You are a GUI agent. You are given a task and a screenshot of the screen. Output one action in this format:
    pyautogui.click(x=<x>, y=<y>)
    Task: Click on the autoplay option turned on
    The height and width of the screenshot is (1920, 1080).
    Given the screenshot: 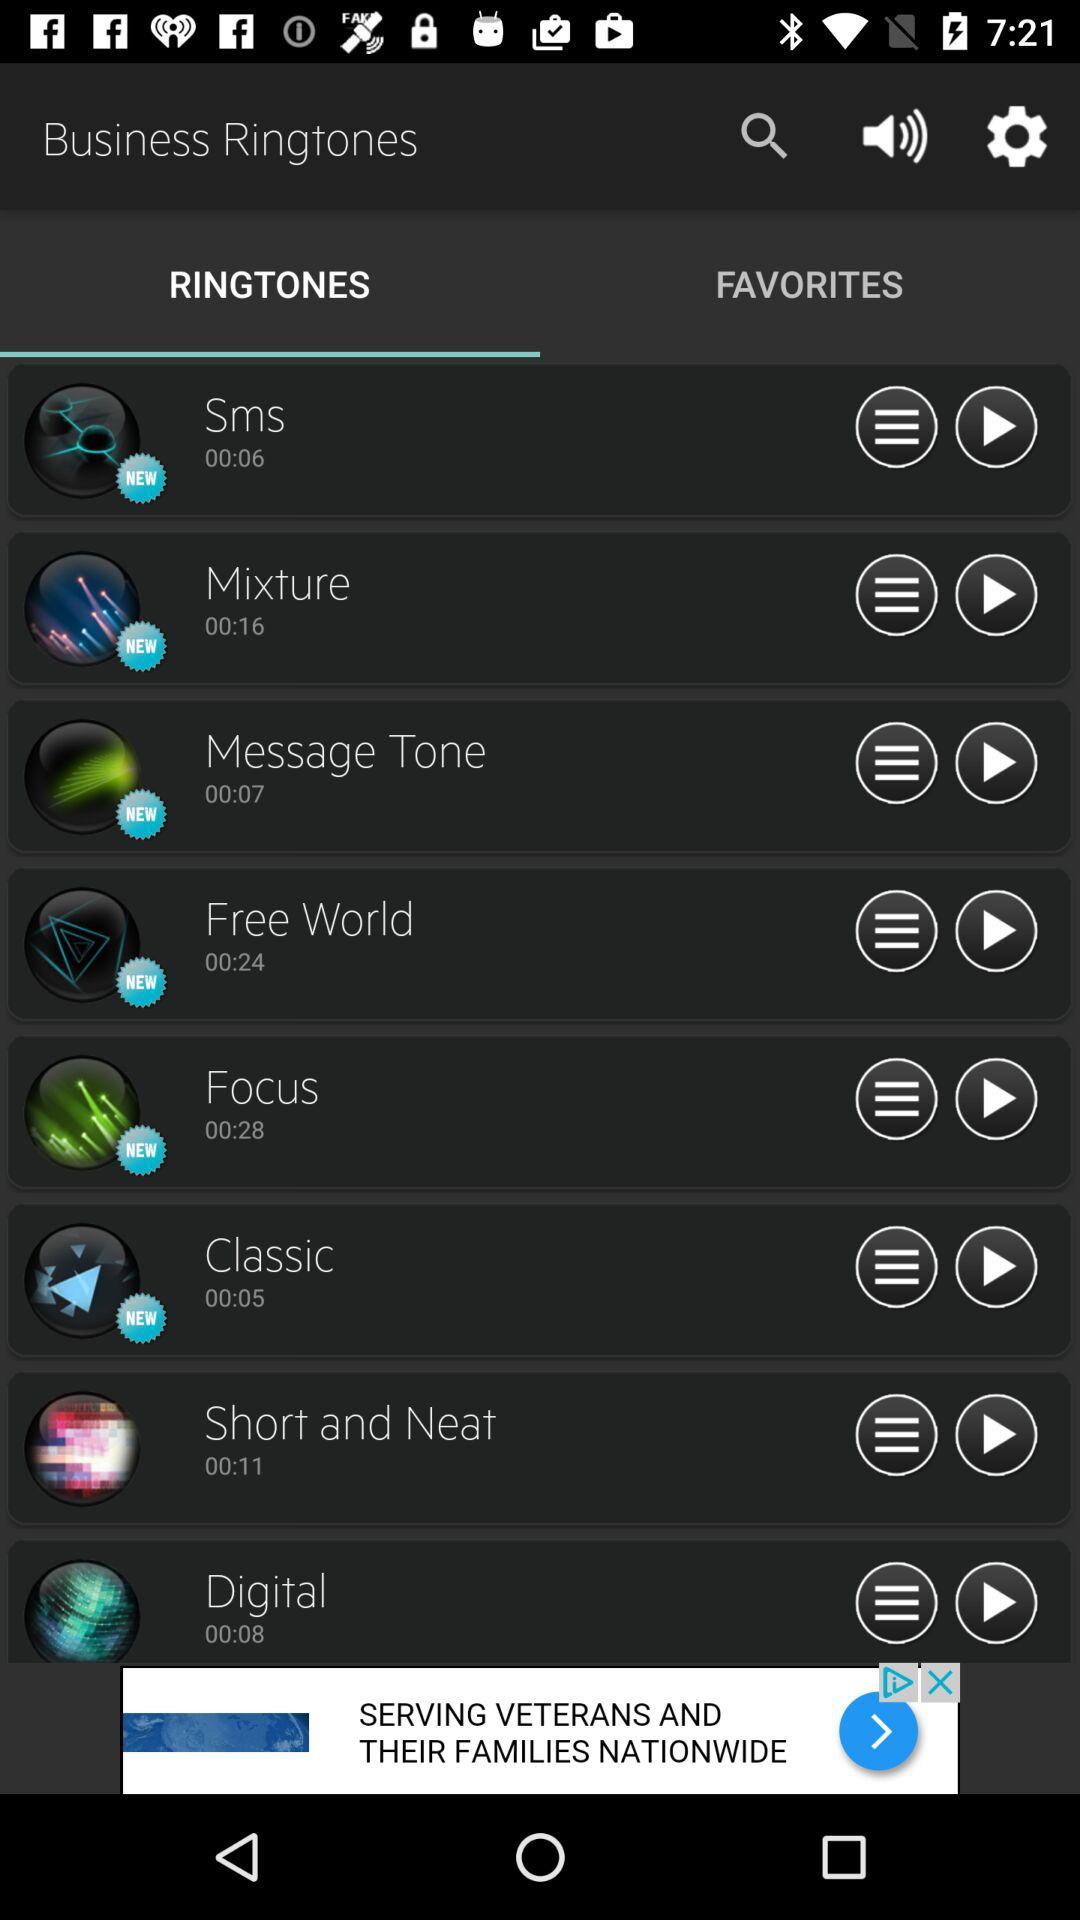 What is the action you would take?
    pyautogui.click(x=995, y=595)
    